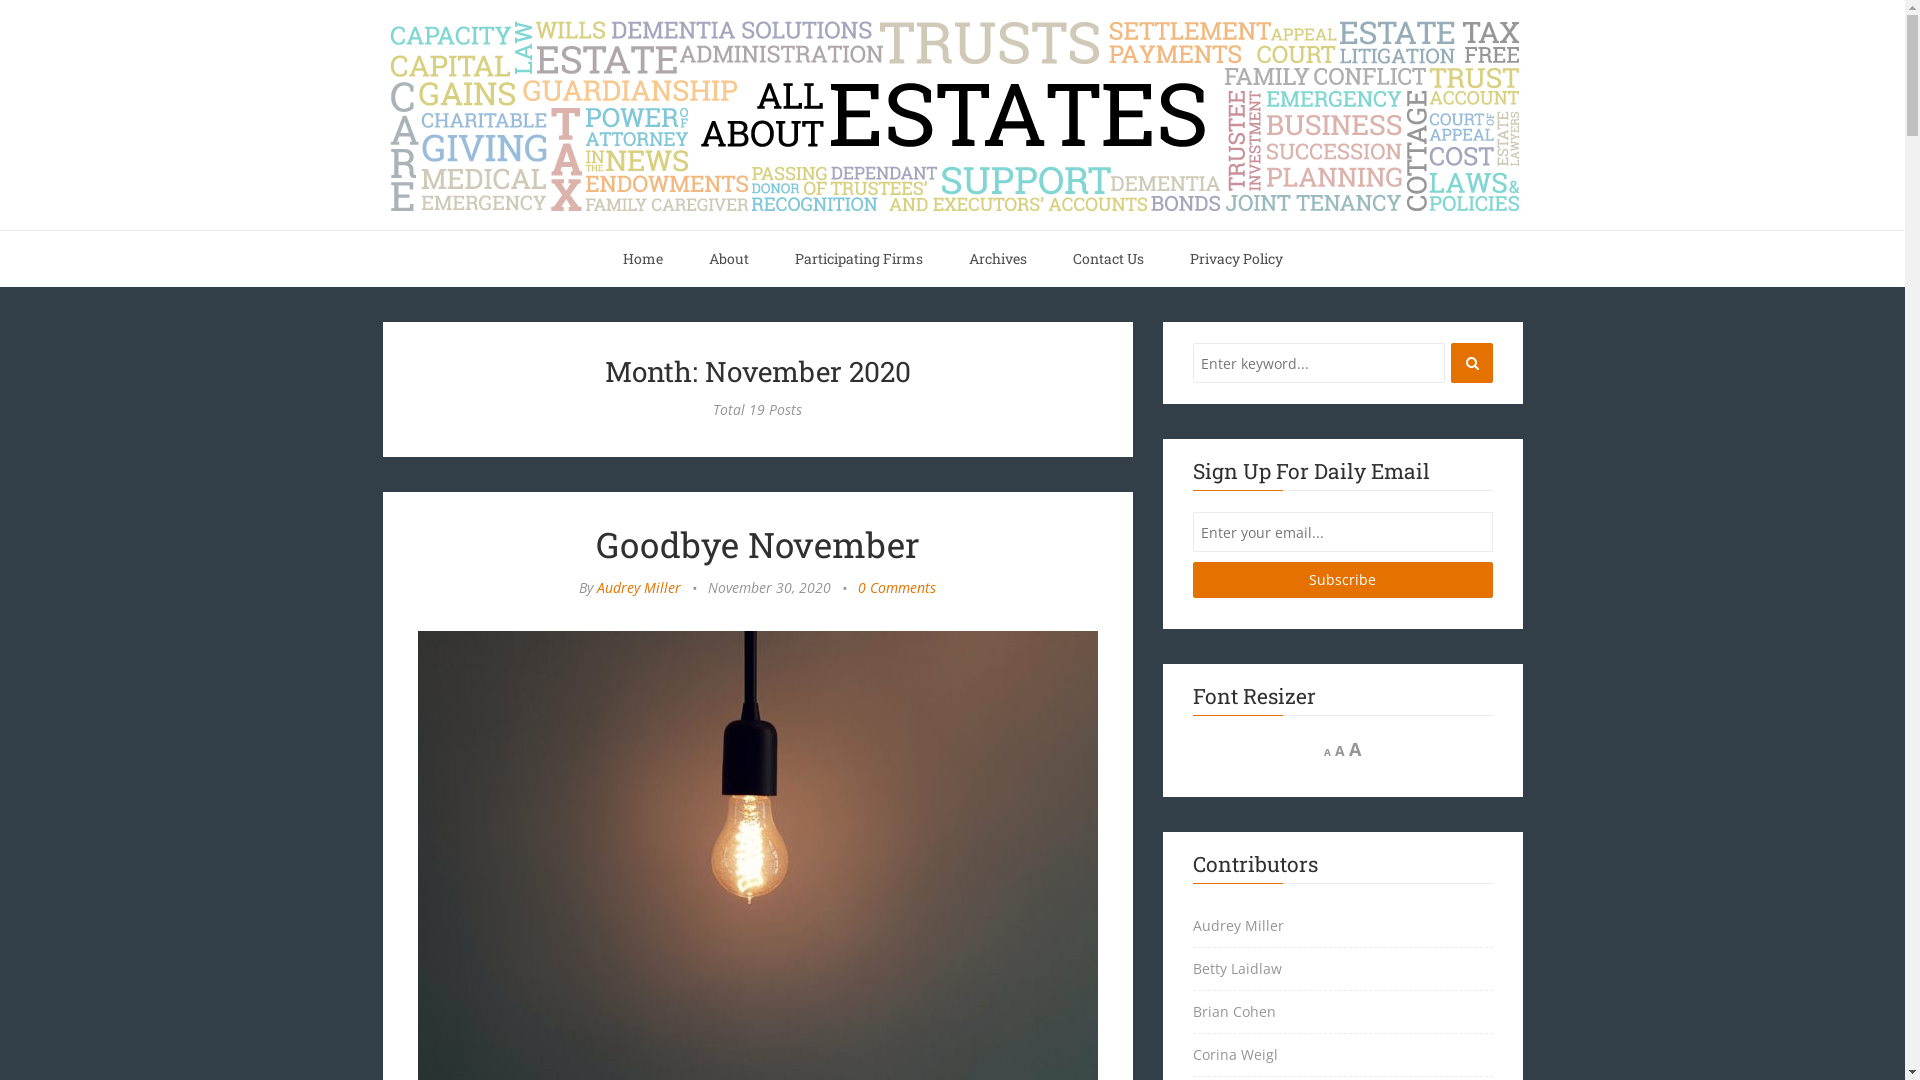  I want to click on '0 Comments', so click(858, 586).